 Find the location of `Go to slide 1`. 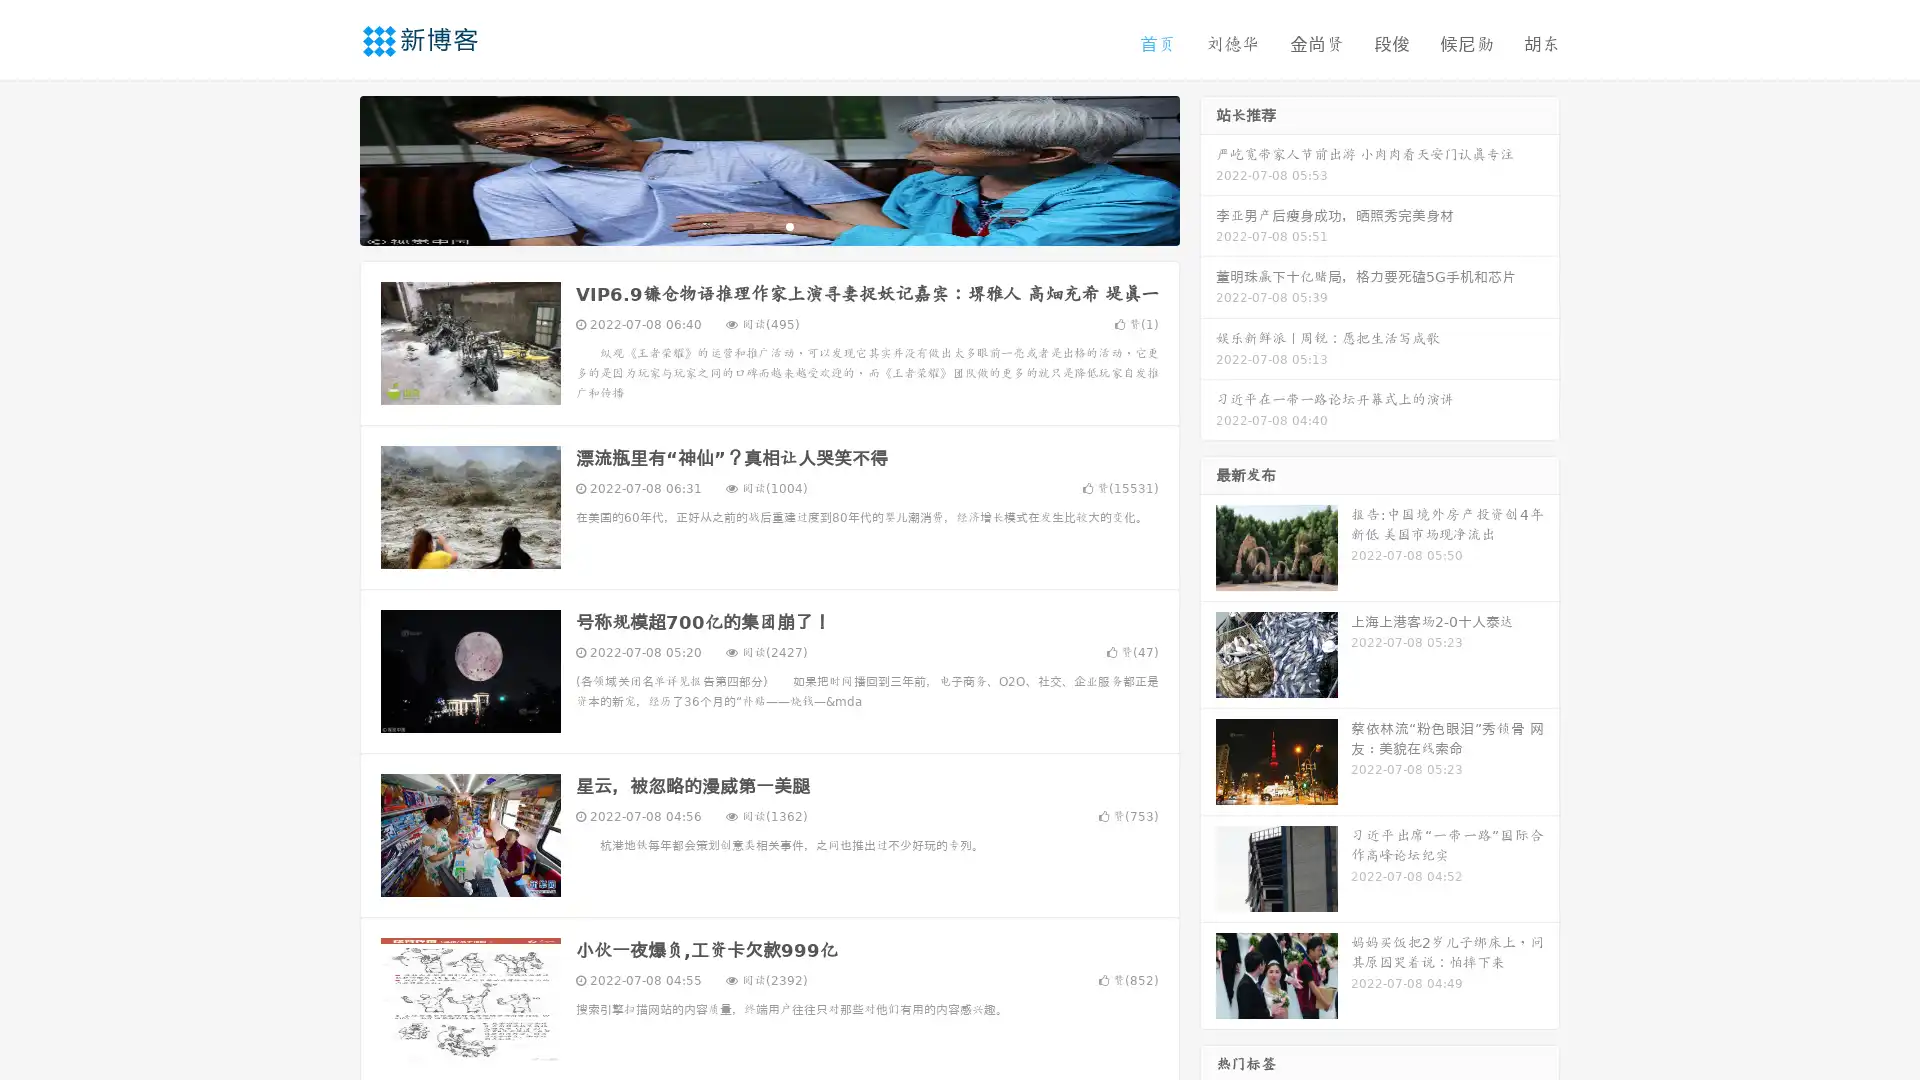

Go to slide 1 is located at coordinates (748, 225).